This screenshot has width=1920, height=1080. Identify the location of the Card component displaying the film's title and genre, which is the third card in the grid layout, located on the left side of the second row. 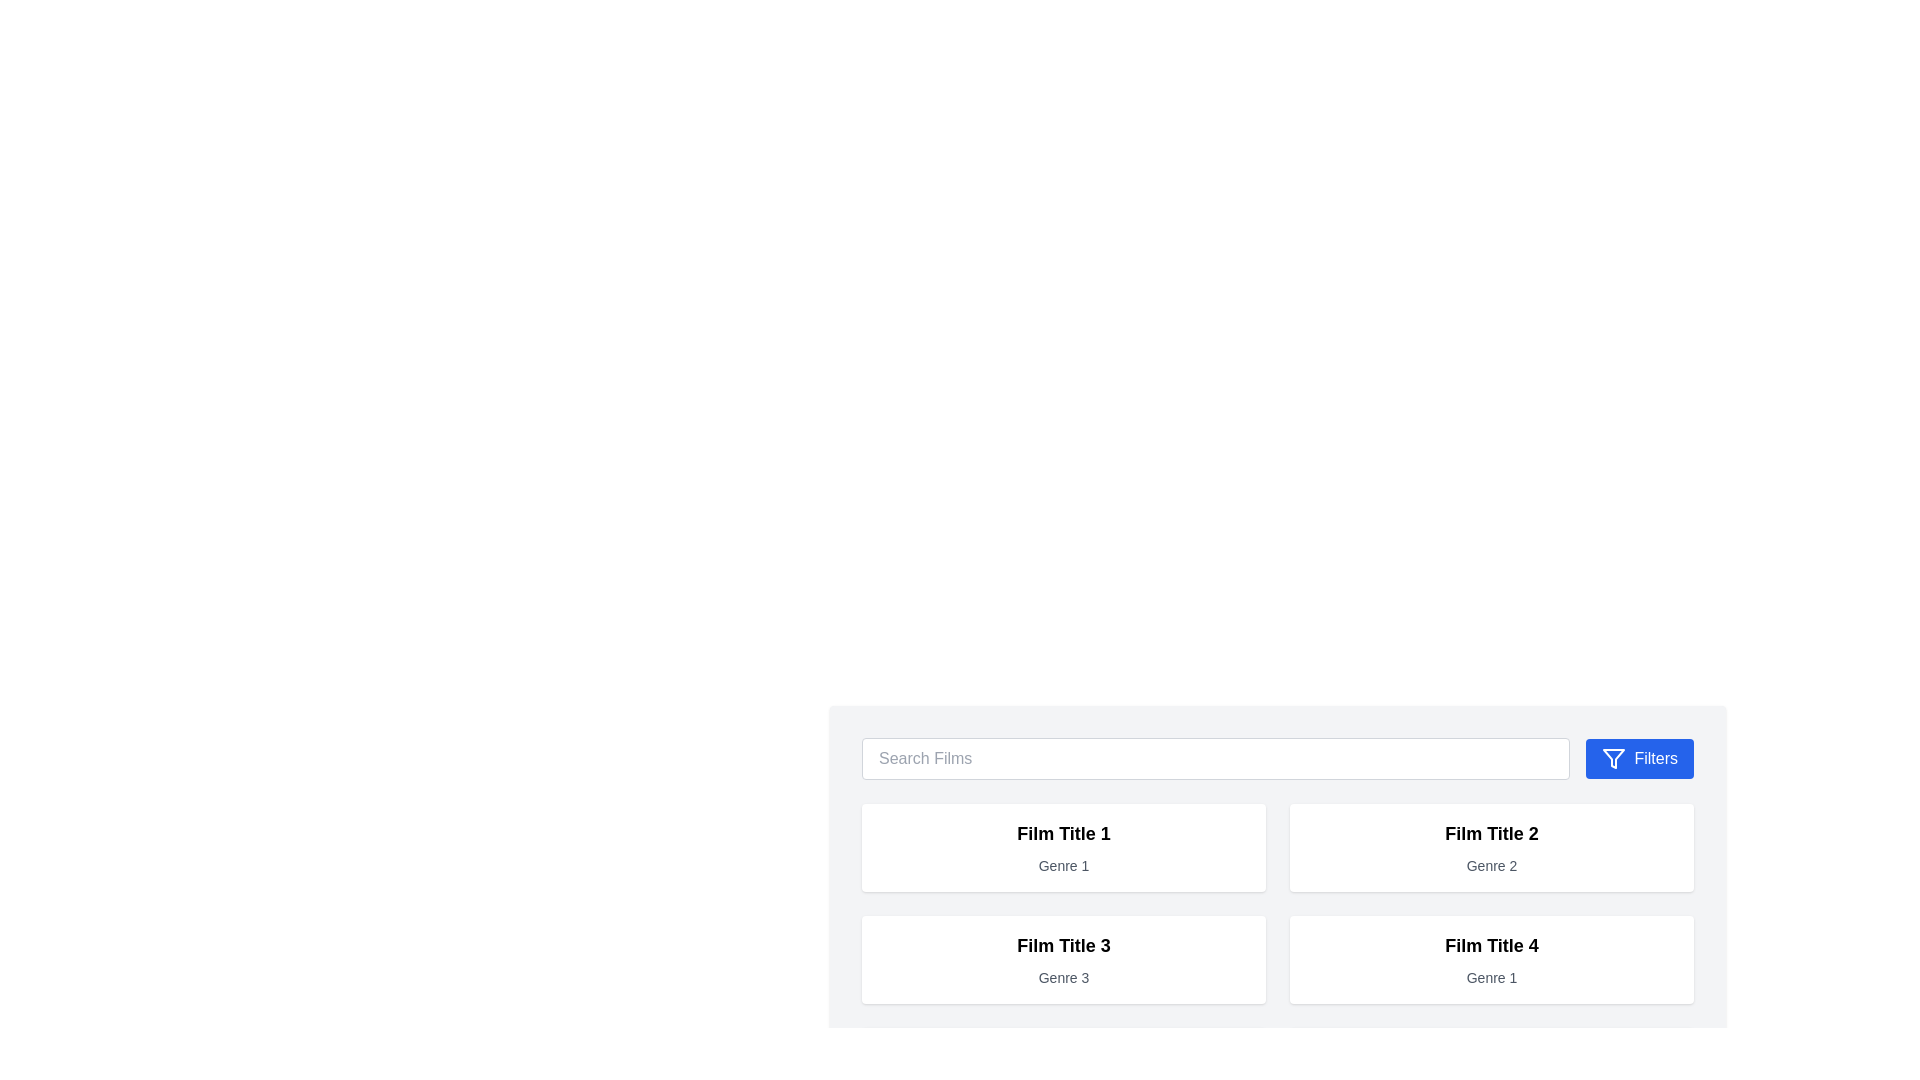
(1063, 959).